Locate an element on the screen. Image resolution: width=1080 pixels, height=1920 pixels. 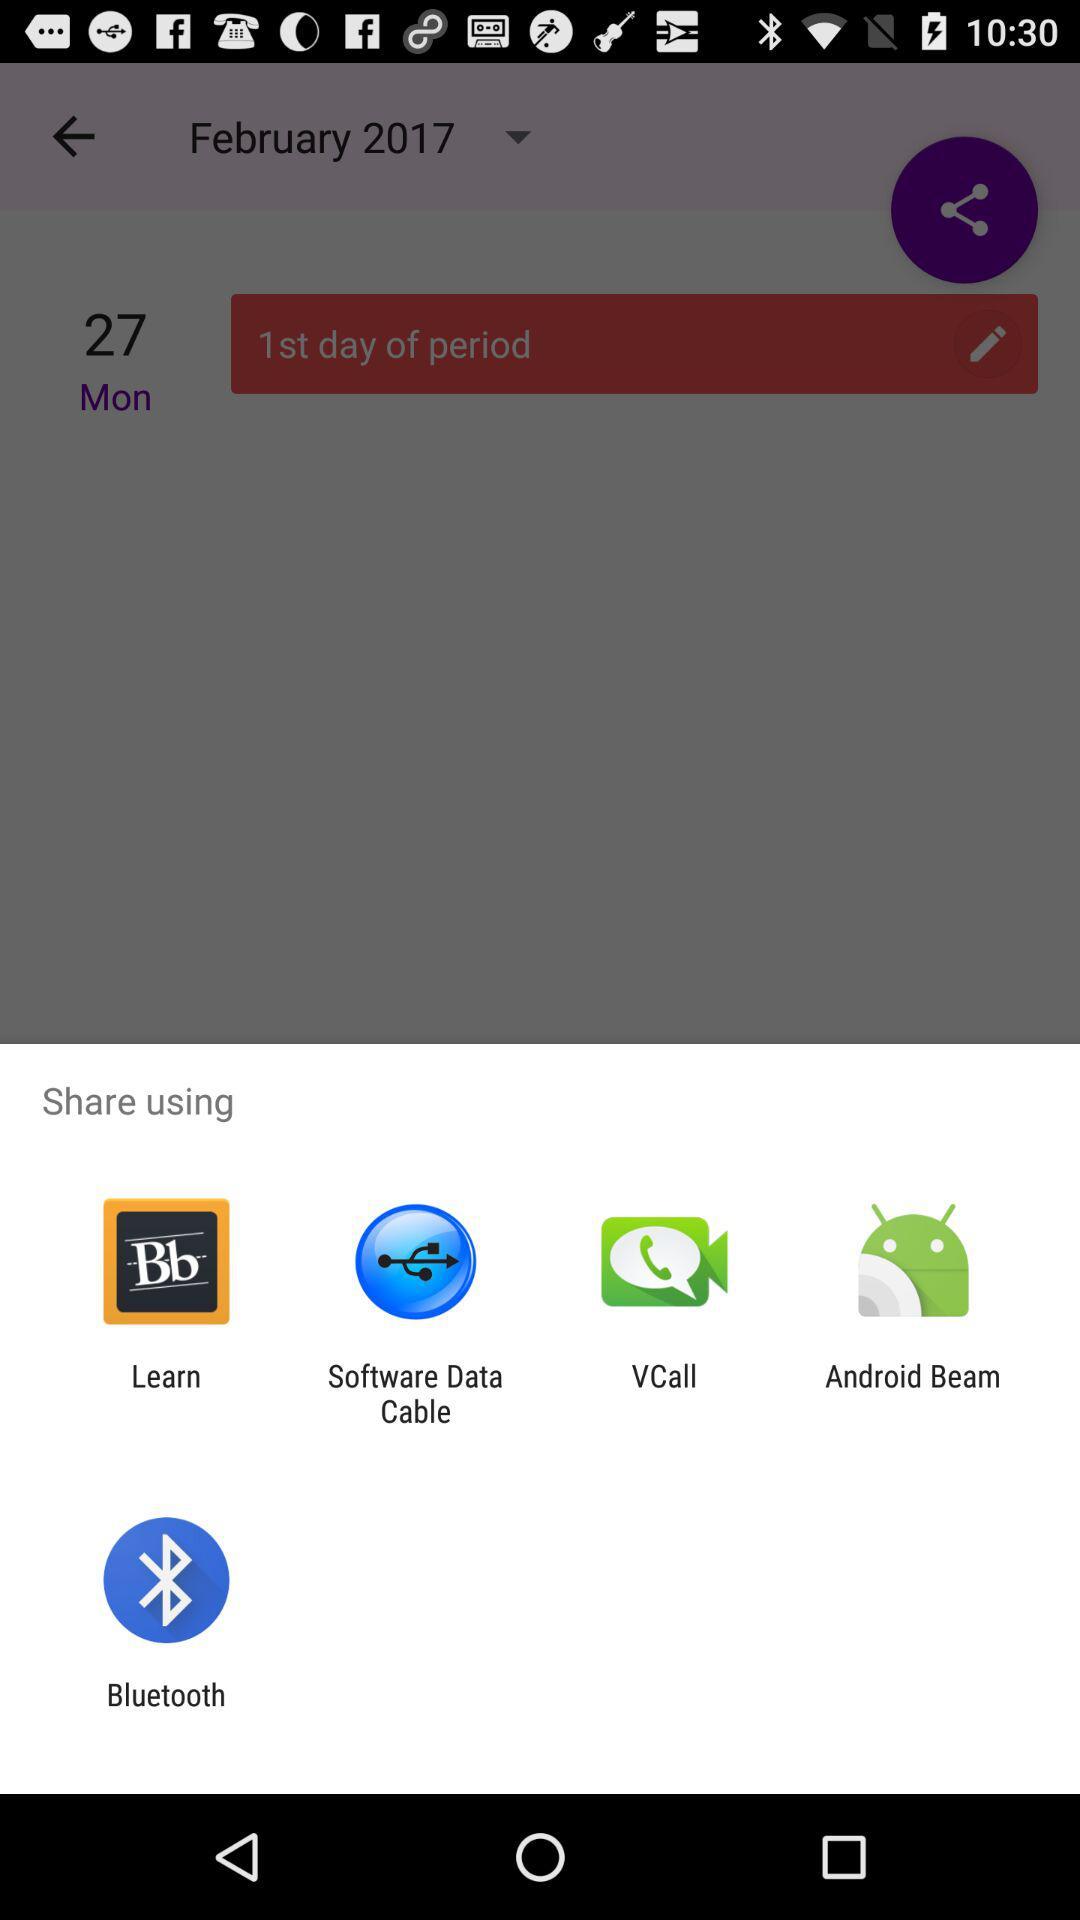
the vcall is located at coordinates (664, 1392).